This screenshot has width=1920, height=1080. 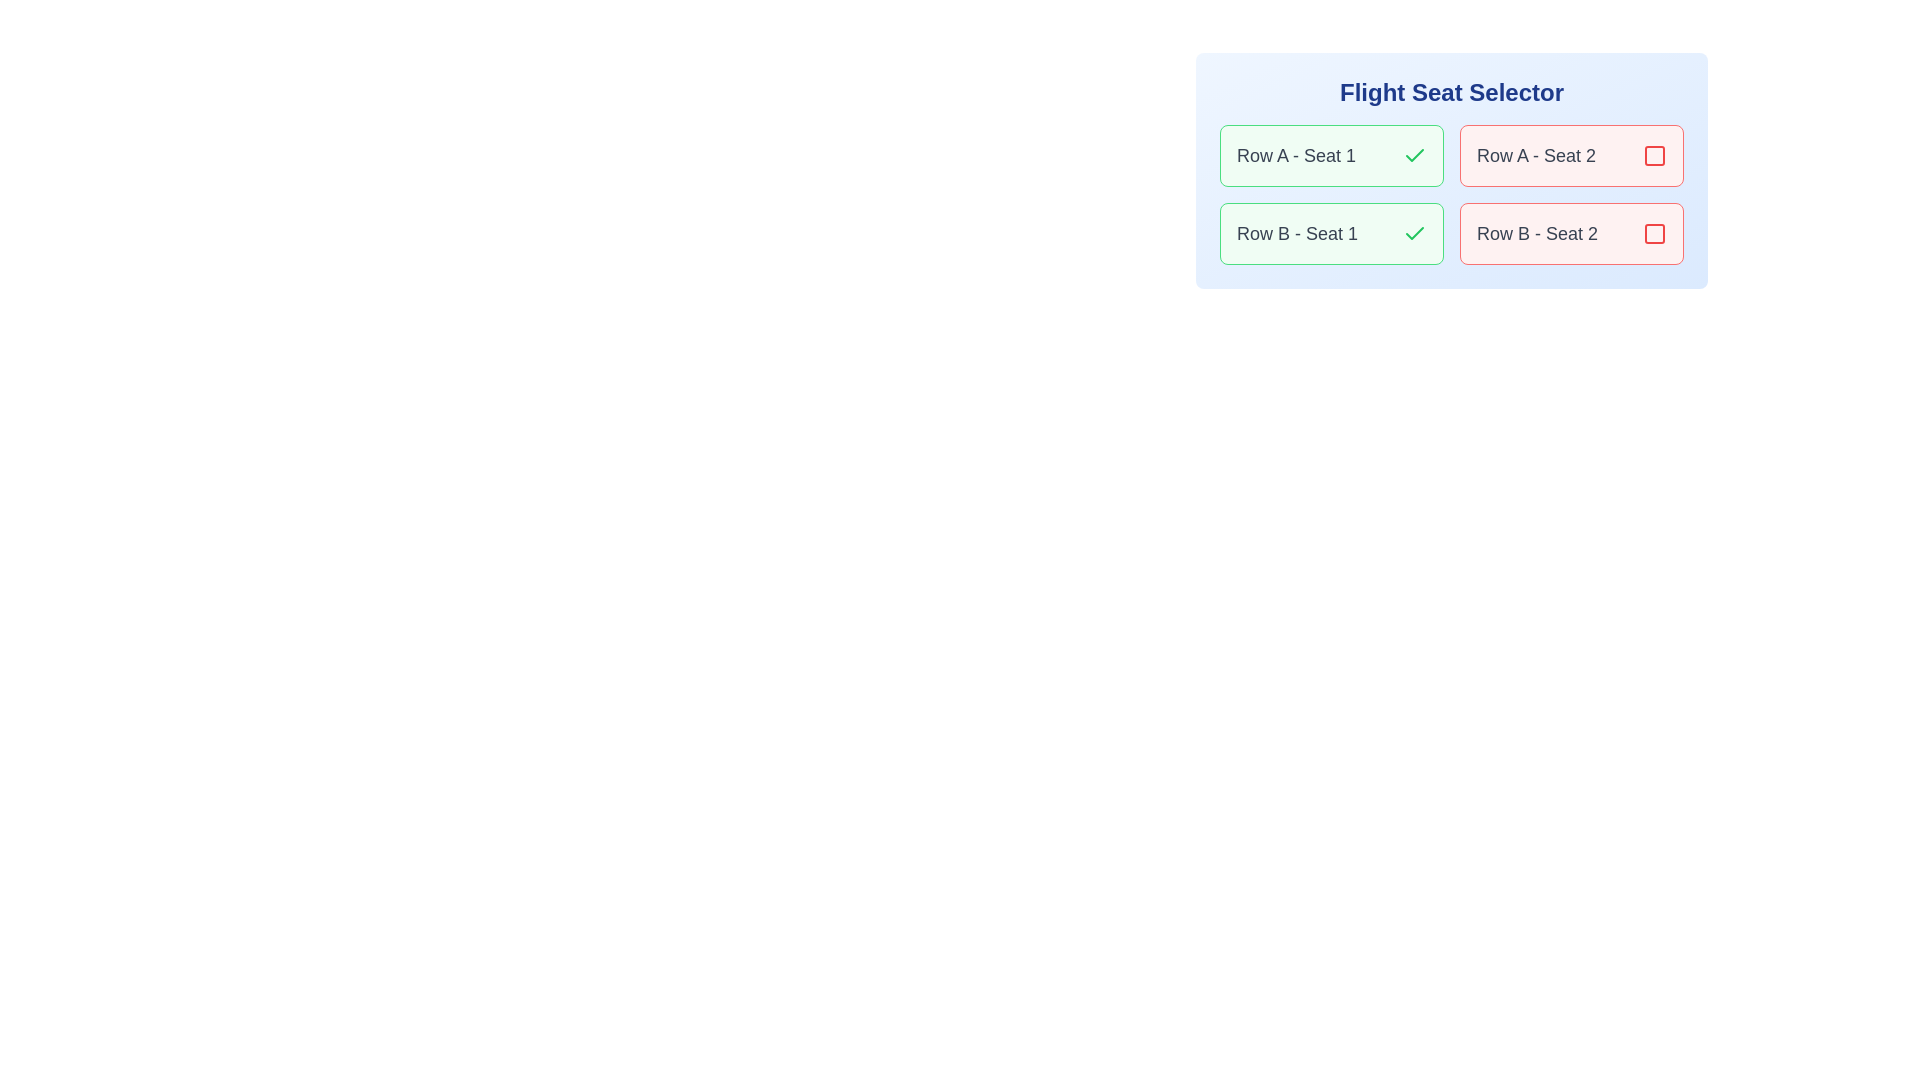 I want to click on the check mark icon located on the green button labeled 'Row B - Seat 1' to confirm the selection of that seat, so click(x=1414, y=154).